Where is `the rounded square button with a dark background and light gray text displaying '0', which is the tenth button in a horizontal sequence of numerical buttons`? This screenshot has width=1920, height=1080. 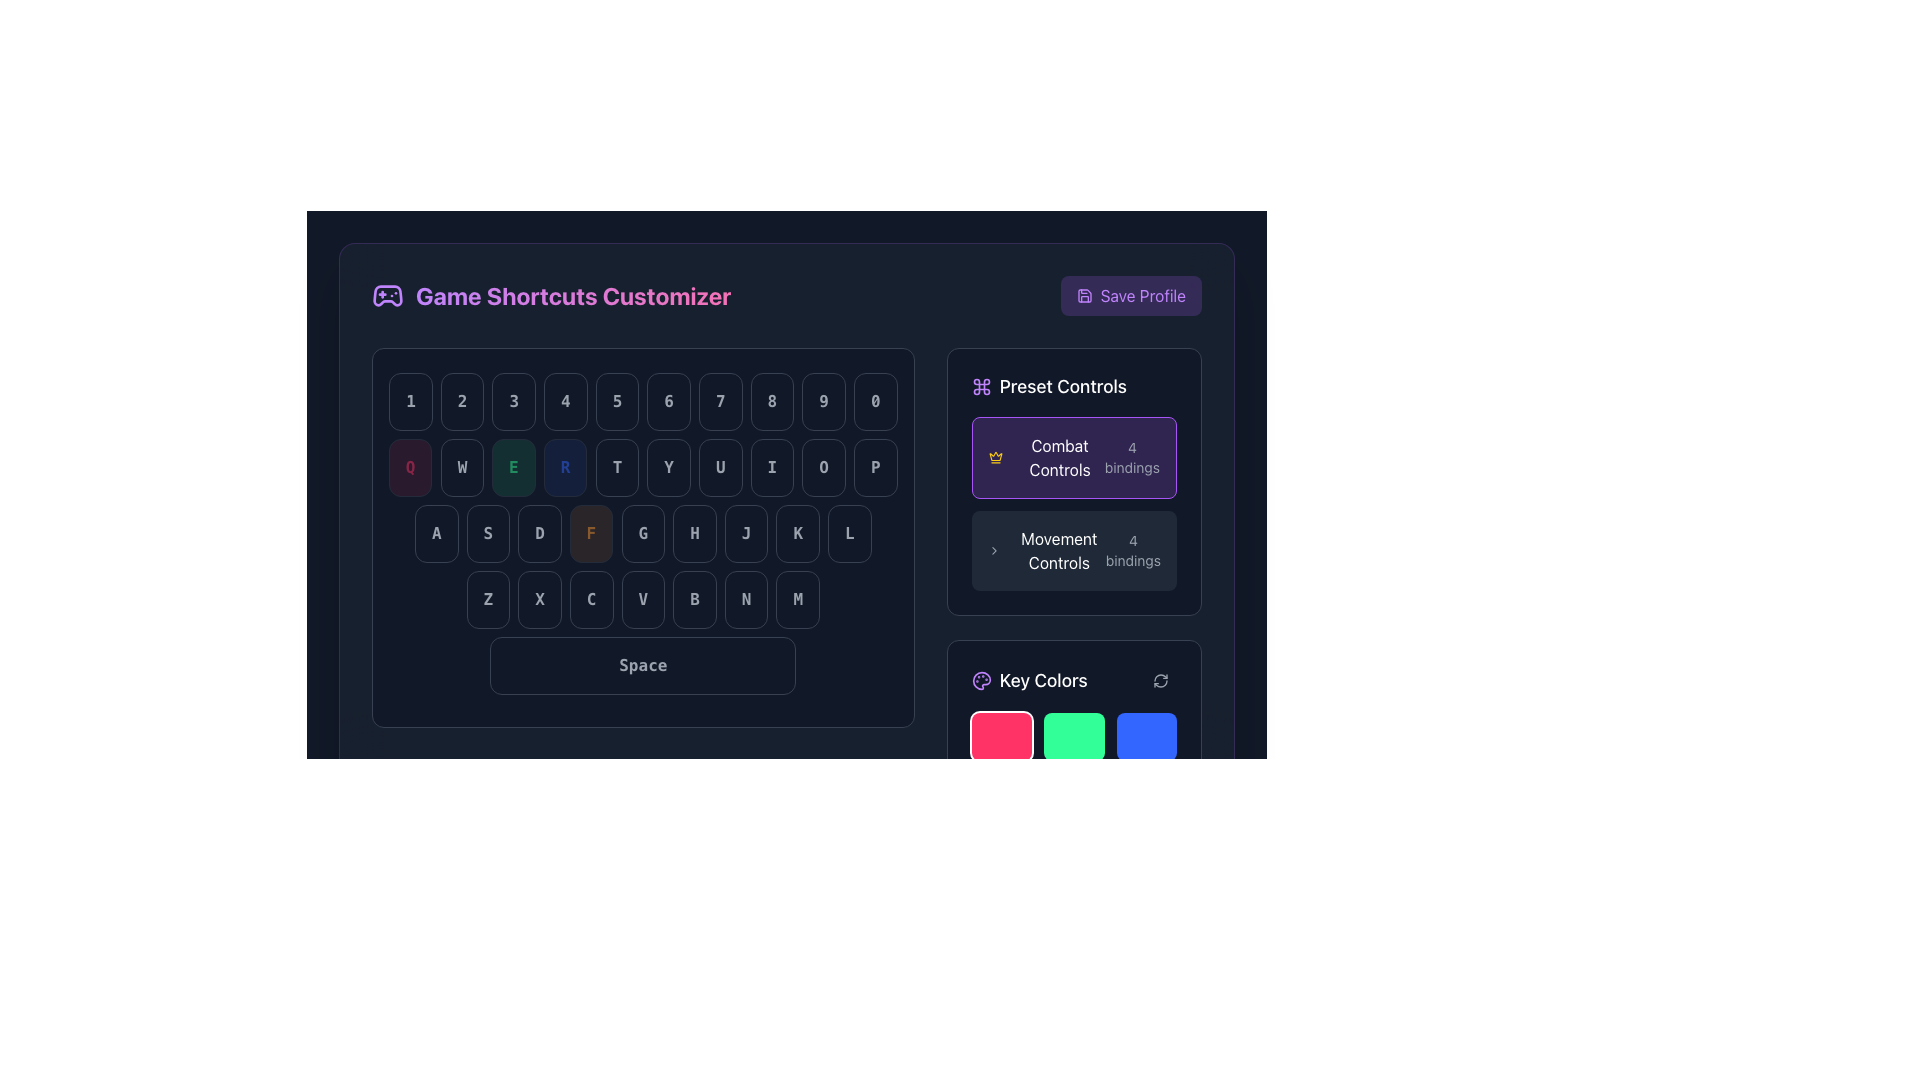 the rounded square button with a dark background and light gray text displaying '0', which is the tenth button in a horizontal sequence of numerical buttons is located at coordinates (875, 401).